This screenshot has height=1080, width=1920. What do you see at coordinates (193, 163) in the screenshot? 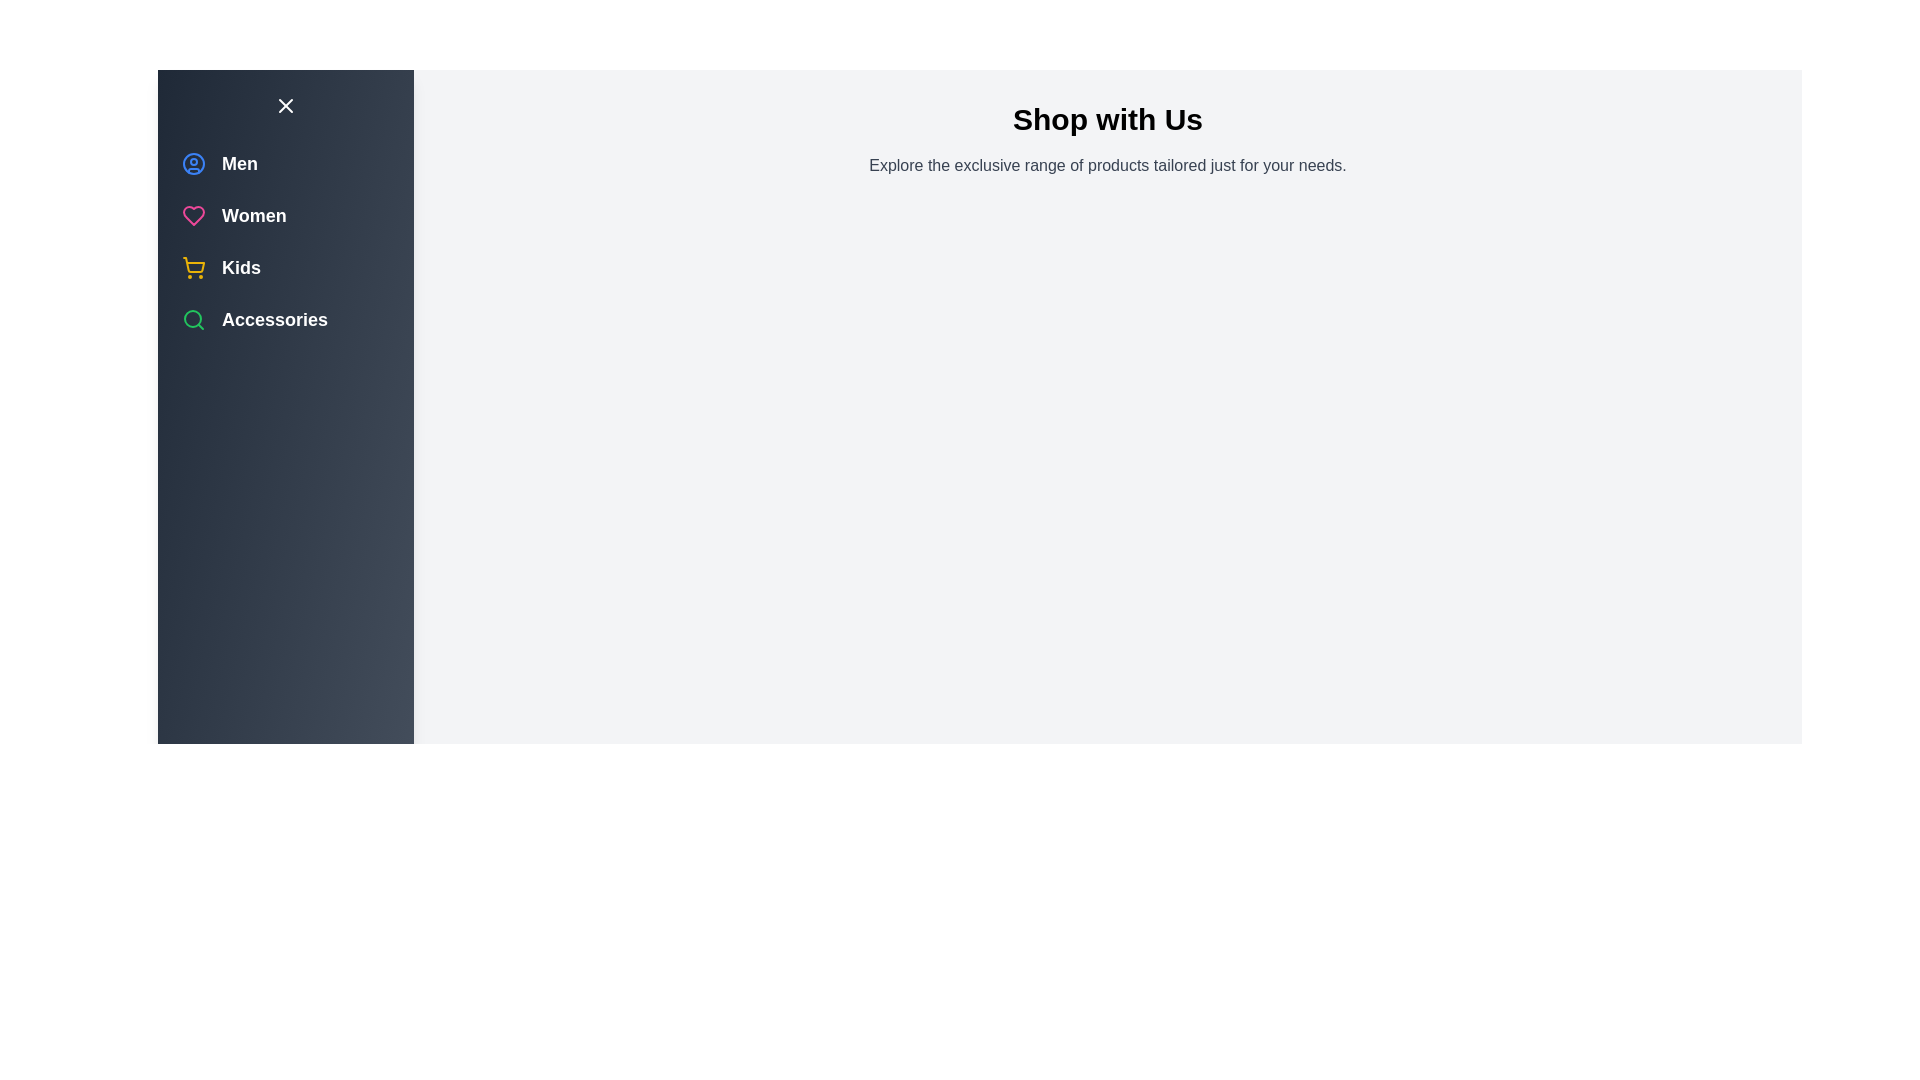
I see `the category Men to select it` at bounding box center [193, 163].